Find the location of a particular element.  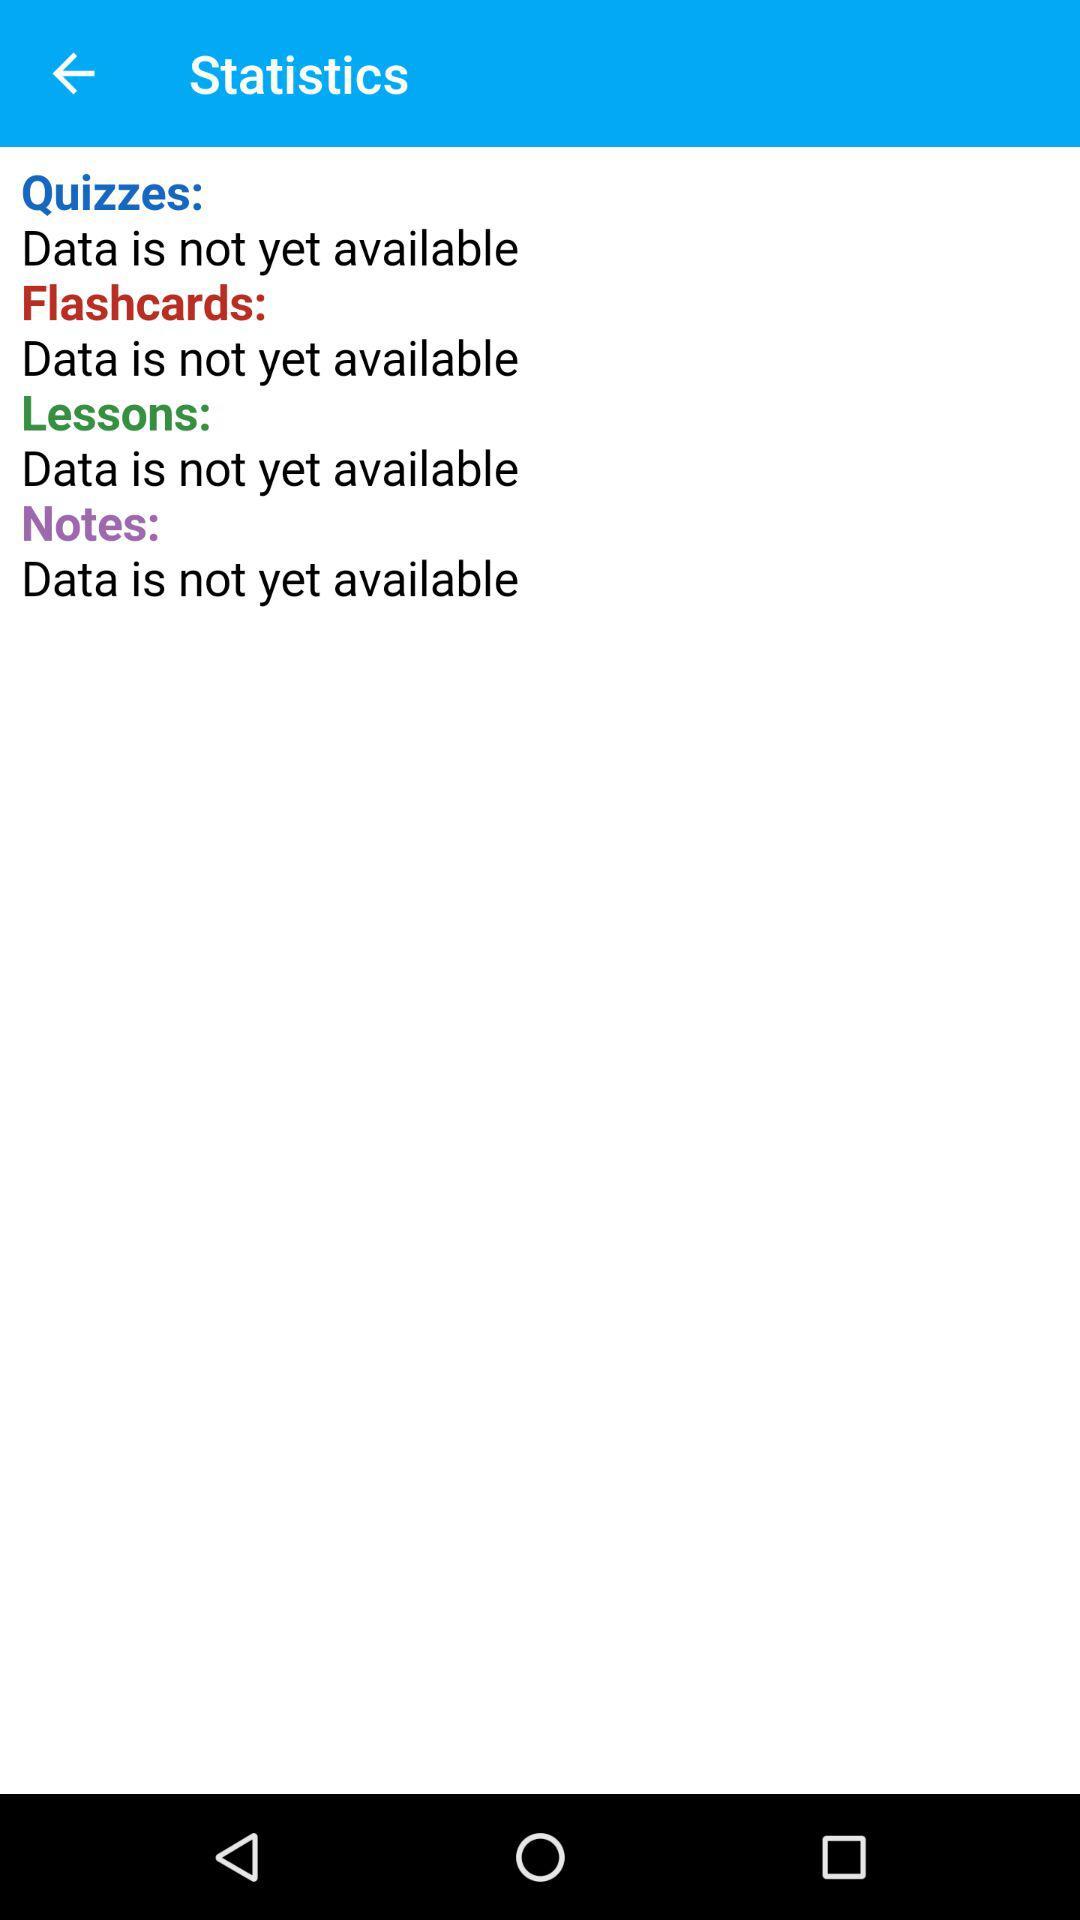

the icon next to statistics icon is located at coordinates (72, 73).